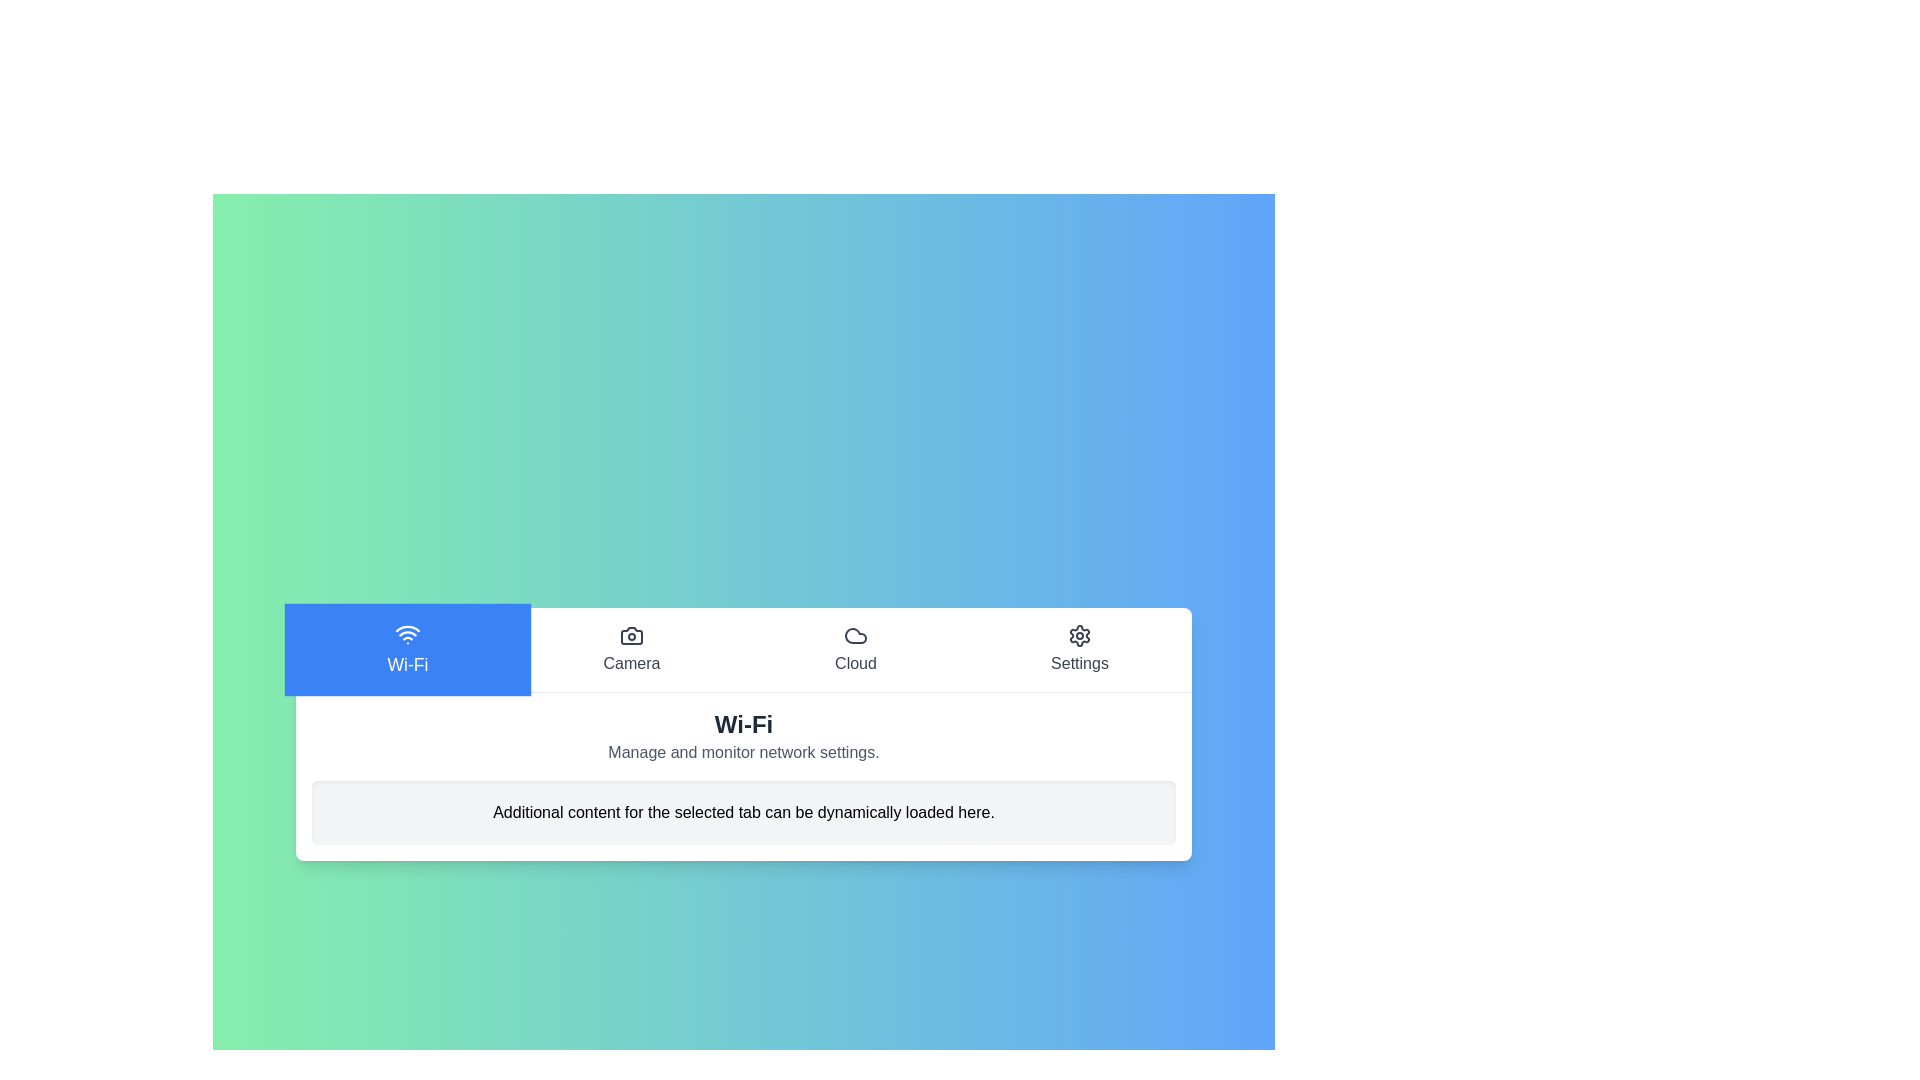 This screenshot has height=1080, width=1920. What do you see at coordinates (1079, 649) in the screenshot?
I see `the tab labeled 'Settings' to view its description` at bounding box center [1079, 649].